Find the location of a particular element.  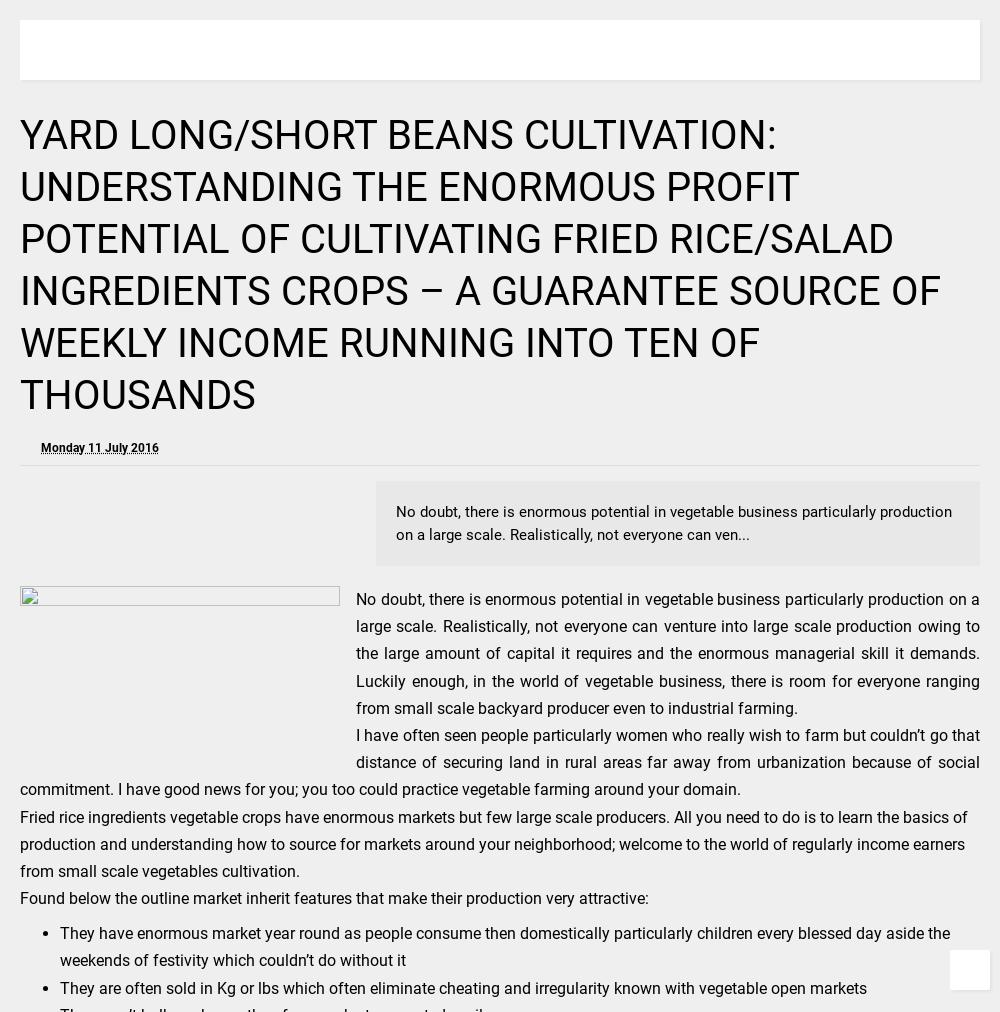

'They are often sold in Kg or lbs which often eliminate cheating and irregularity known with vegetable open markets' is located at coordinates (462, 987).